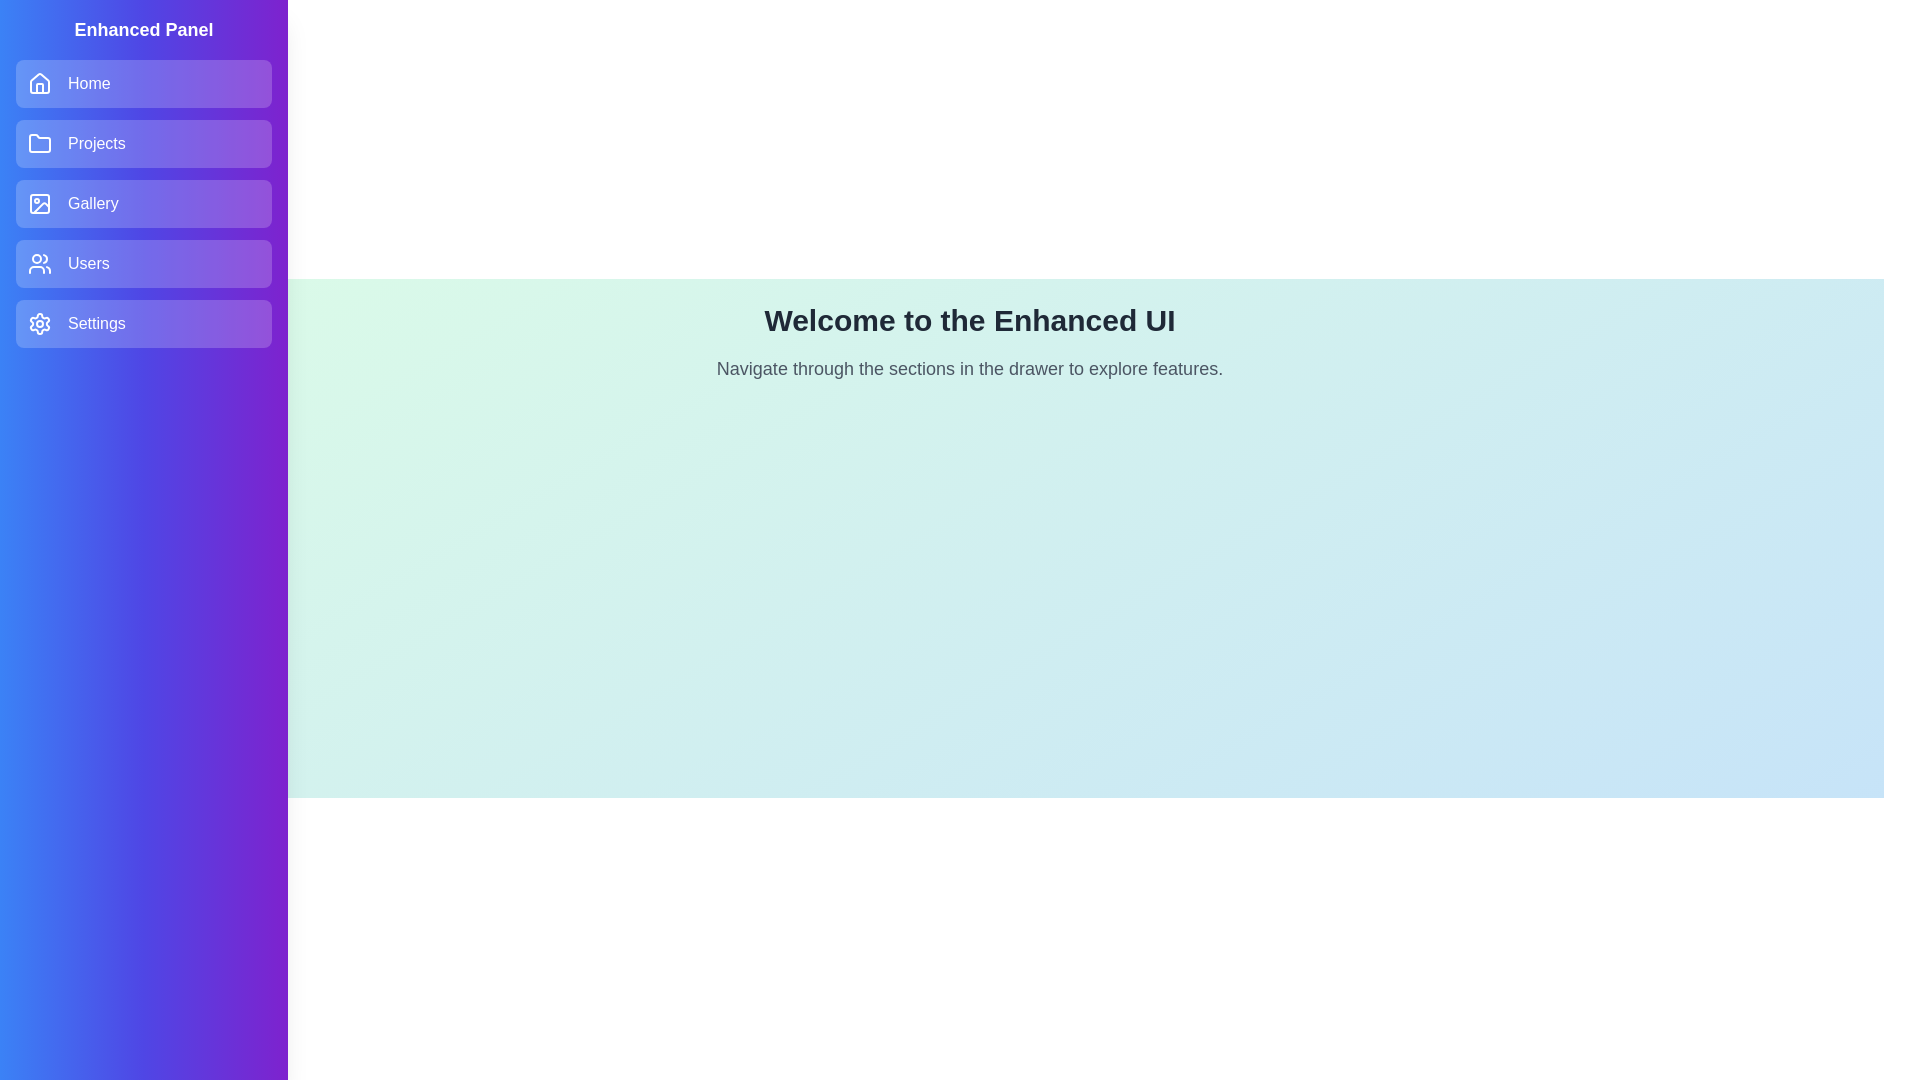 The image size is (1920, 1080). What do you see at coordinates (143, 262) in the screenshot?
I see `the Users section in the drawer` at bounding box center [143, 262].